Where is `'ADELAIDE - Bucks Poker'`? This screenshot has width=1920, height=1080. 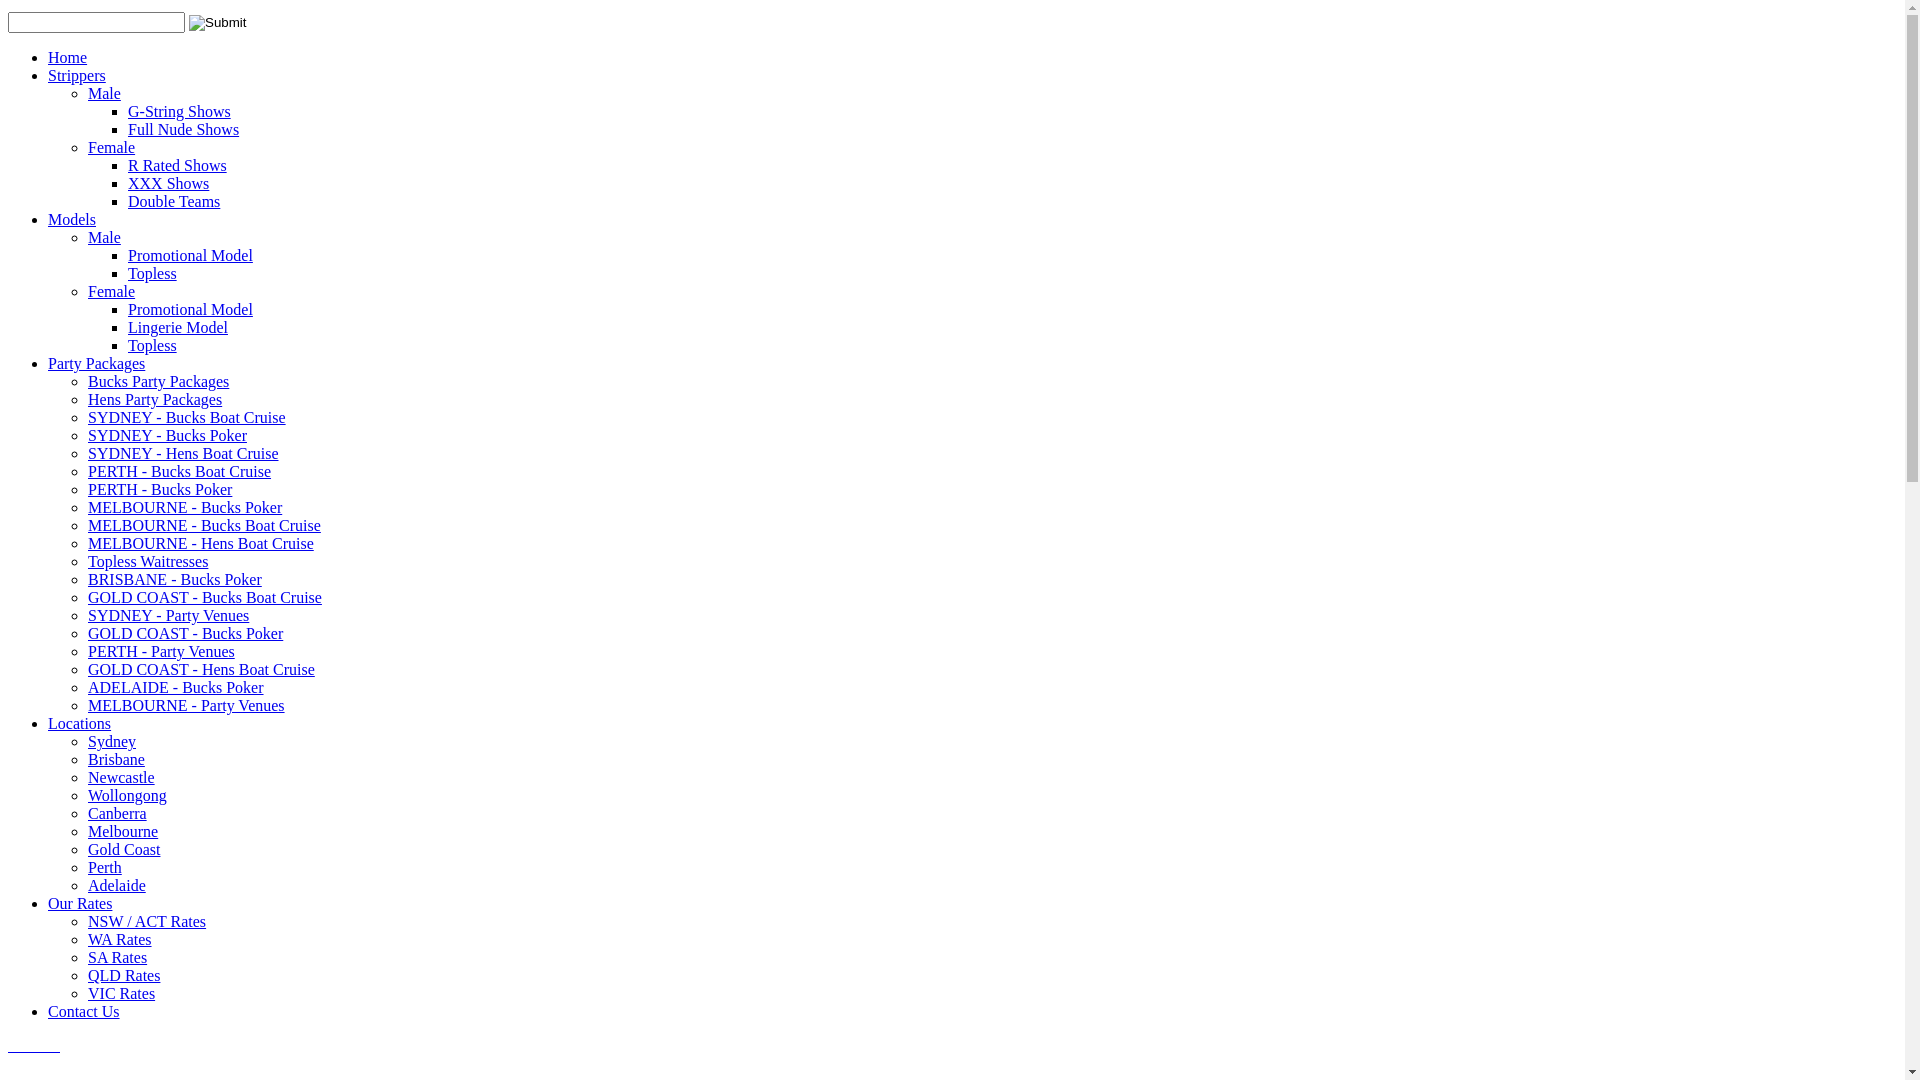 'ADELAIDE - Bucks Poker' is located at coordinates (86, 686).